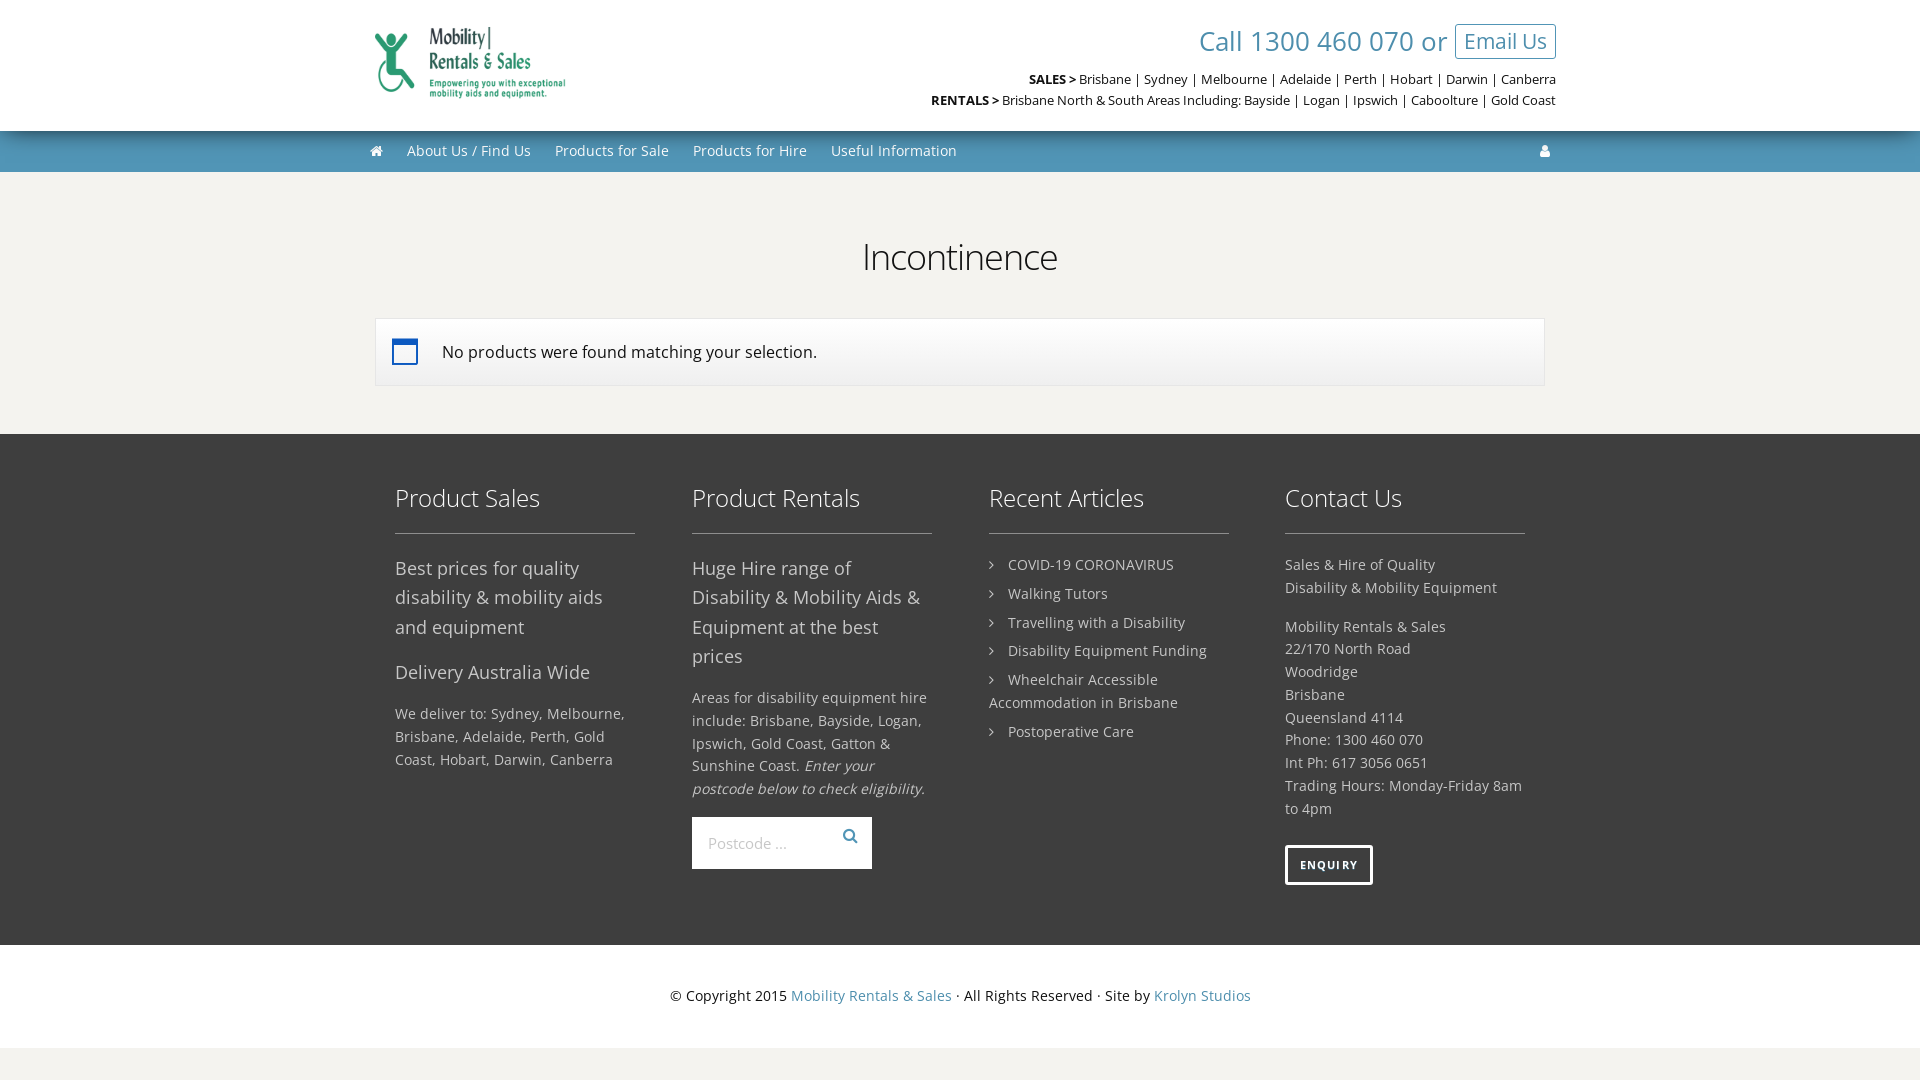 This screenshot has height=1080, width=1920. Describe the element at coordinates (748, 149) in the screenshot. I see `'Products for Hire'` at that location.